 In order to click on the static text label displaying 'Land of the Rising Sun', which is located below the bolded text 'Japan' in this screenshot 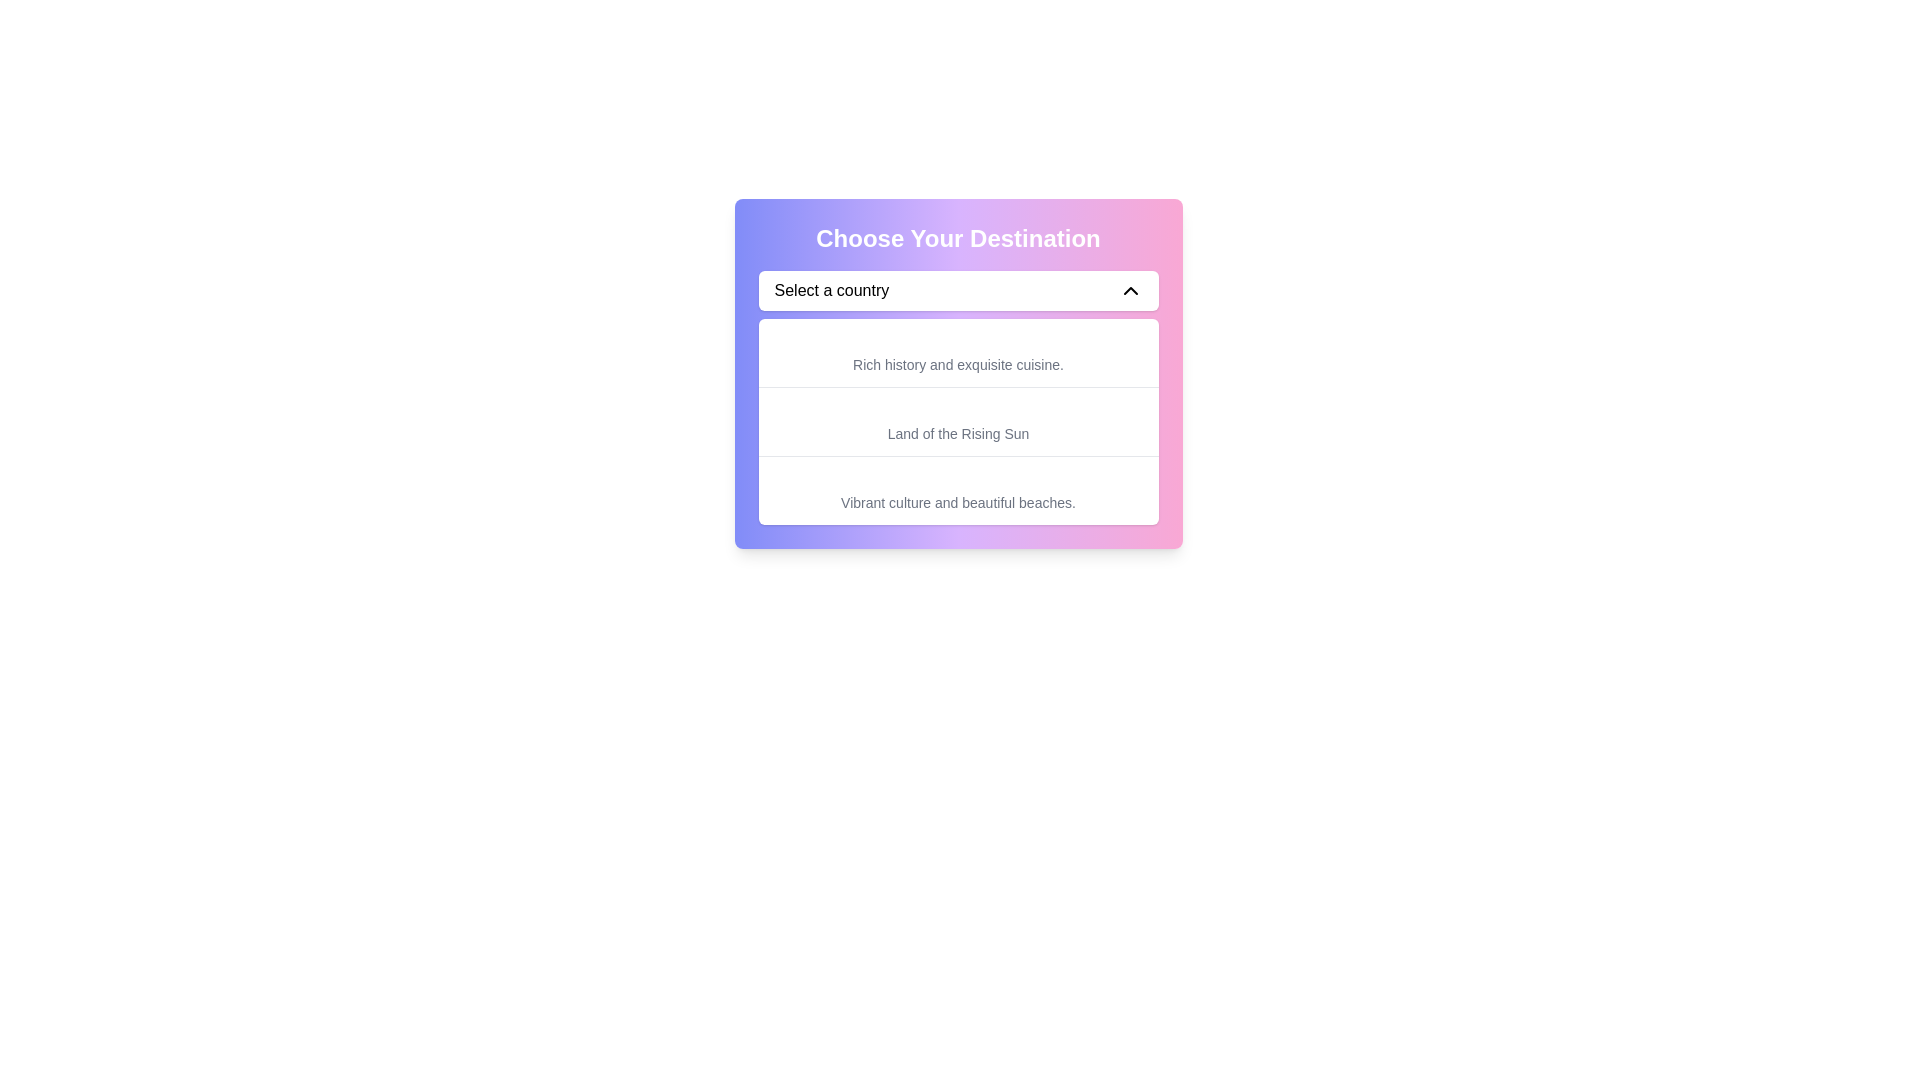, I will do `click(957, 433)`.